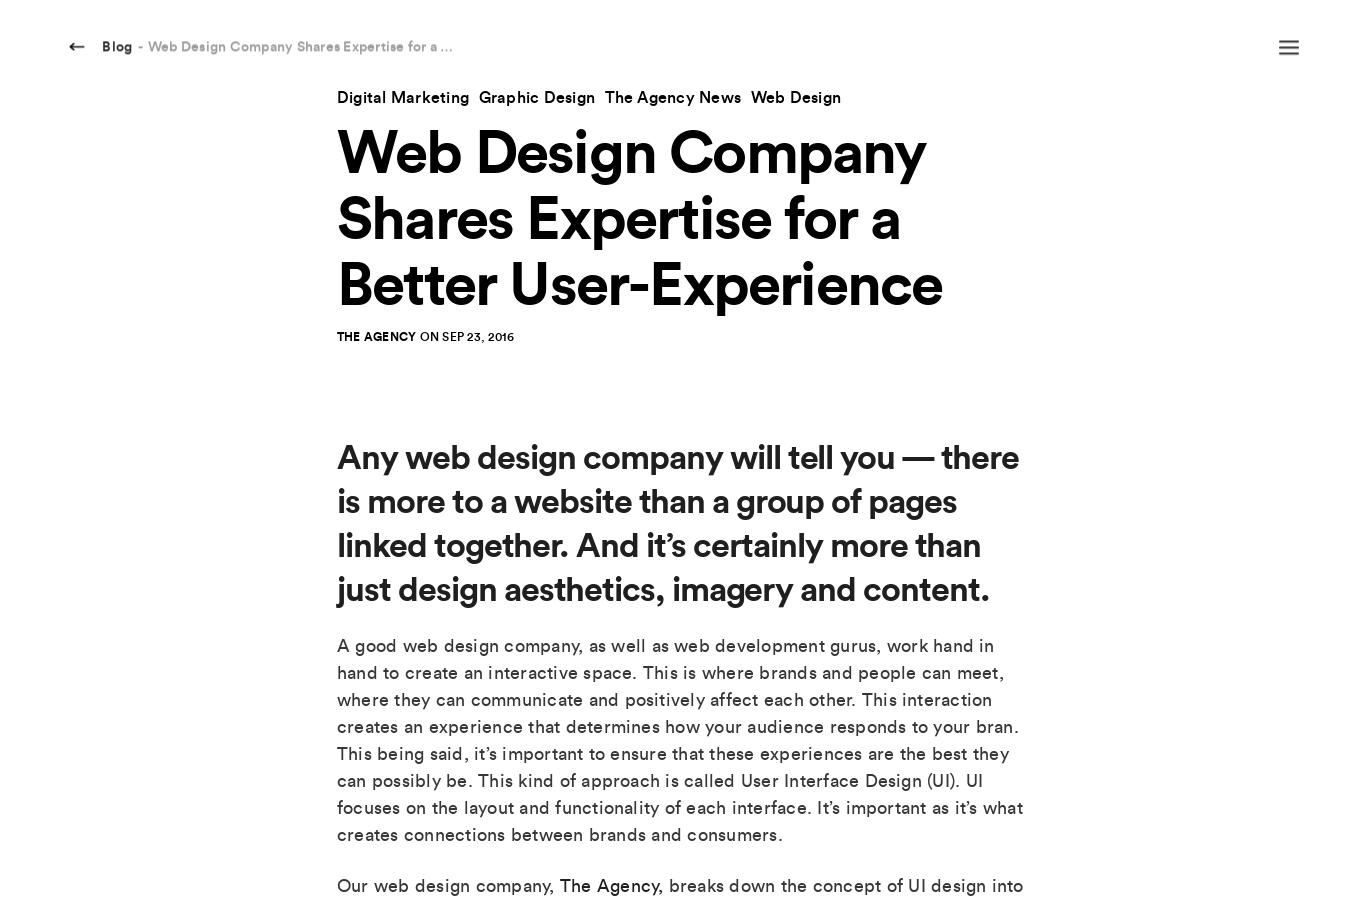  Describe the element at coordinates (795, 754) in the screenshot. I see `'Web Development'` at that location.